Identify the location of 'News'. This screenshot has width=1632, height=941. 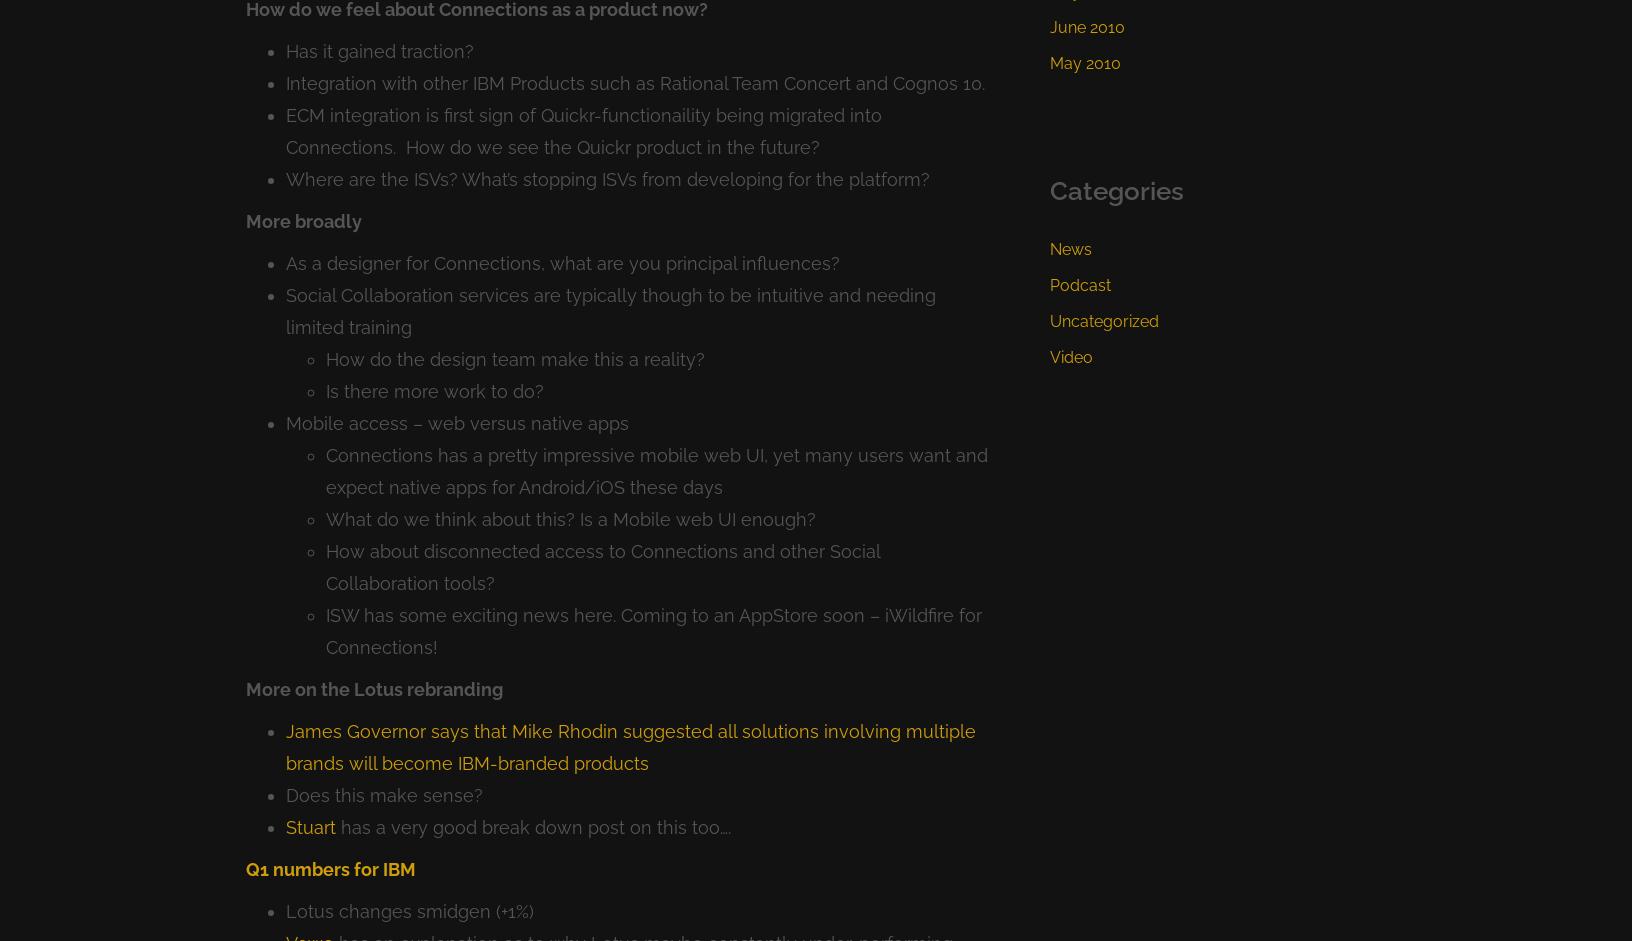
(1069, 248).